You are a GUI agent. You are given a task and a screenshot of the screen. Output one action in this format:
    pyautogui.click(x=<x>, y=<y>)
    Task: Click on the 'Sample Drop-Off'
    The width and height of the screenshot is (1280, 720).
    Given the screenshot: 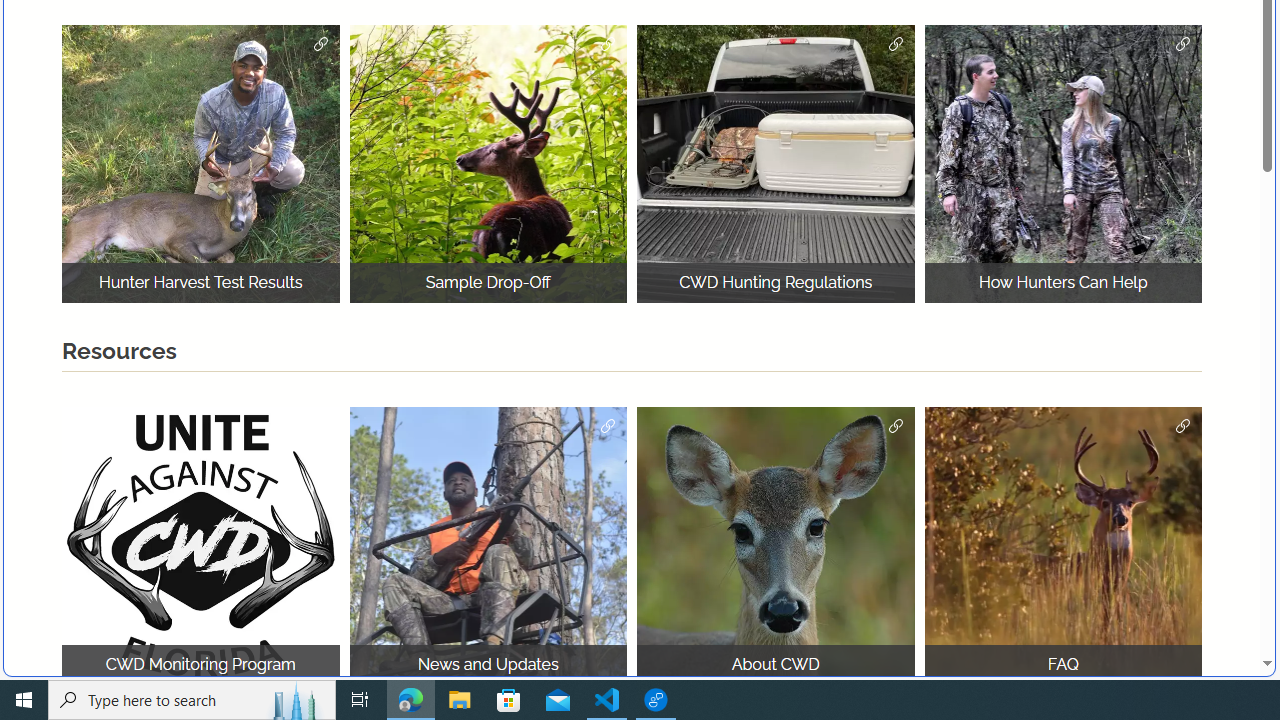 What is the action you would take?
    pyautogui.click(x=488, y=163)
    